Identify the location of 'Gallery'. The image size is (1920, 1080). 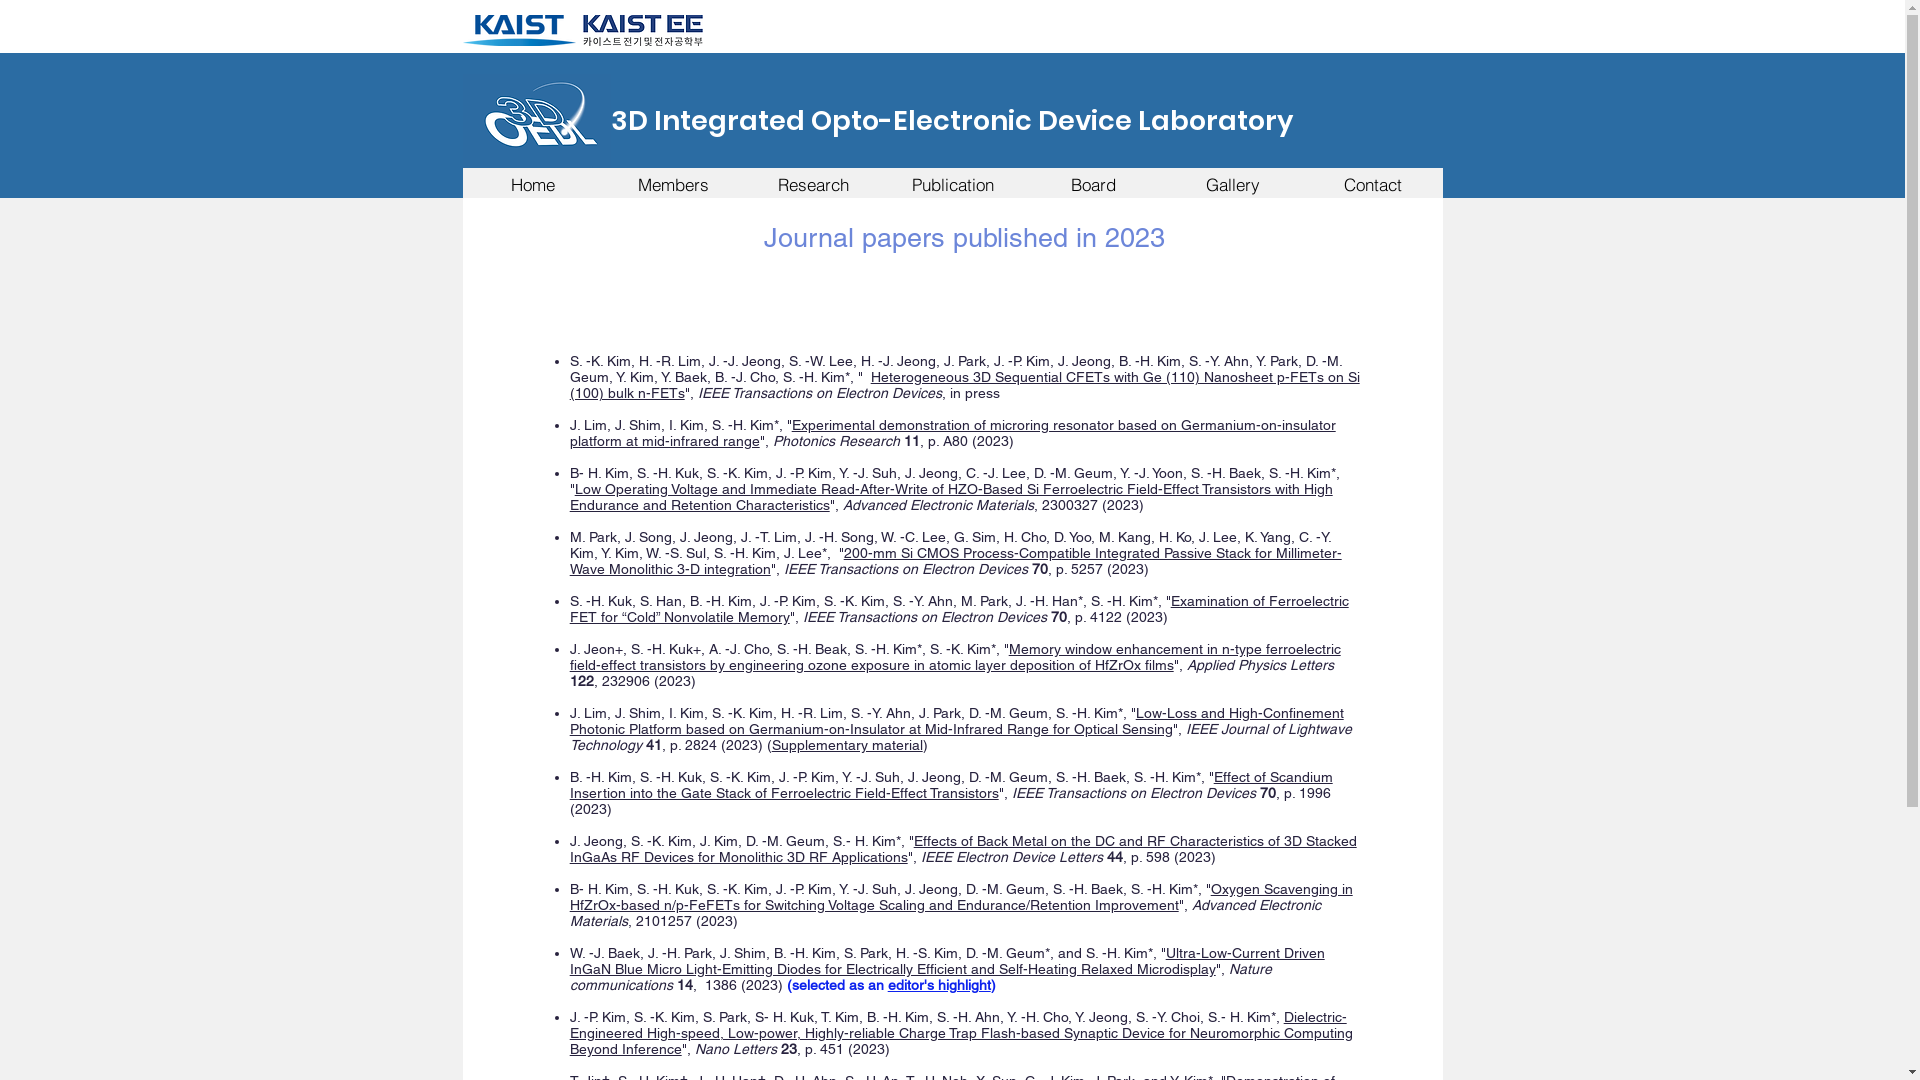
(1231, 184).